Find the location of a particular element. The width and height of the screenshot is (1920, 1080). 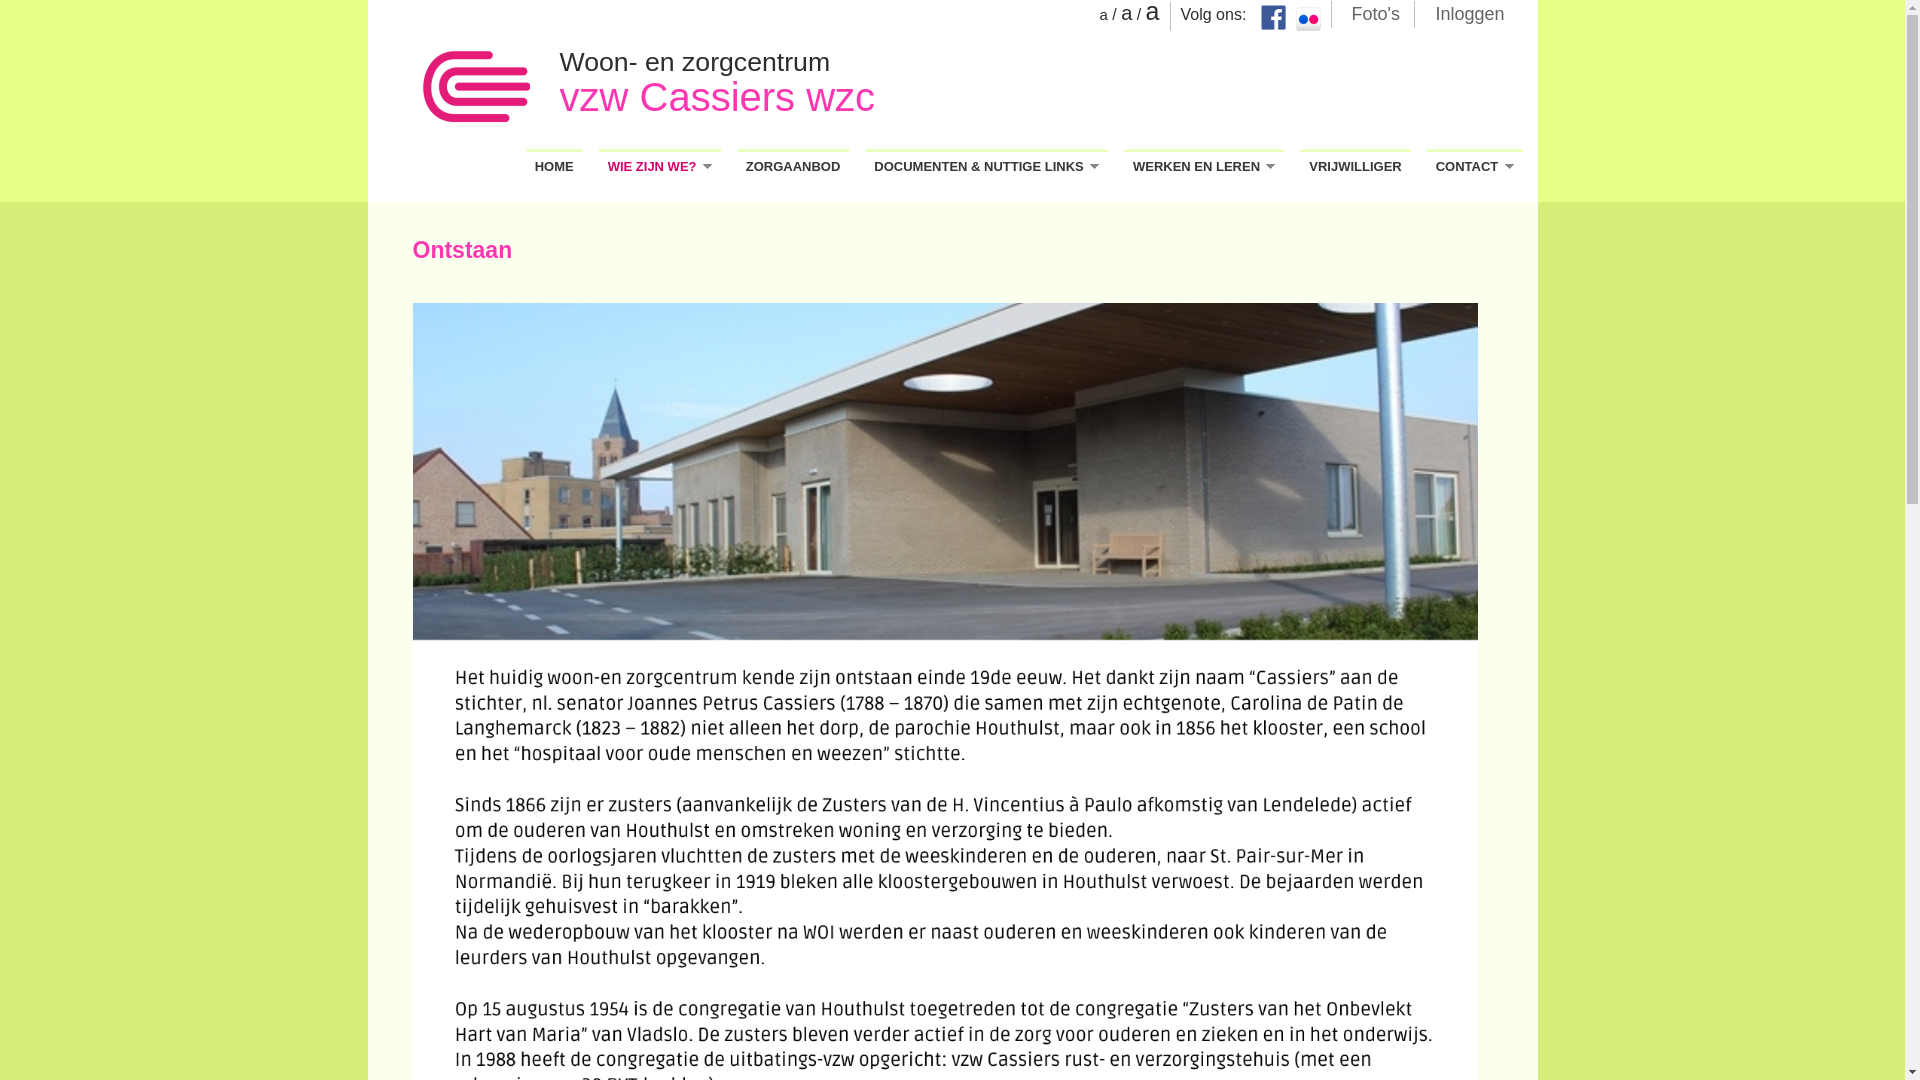

'HOME' is located at coordinates (526, 164).